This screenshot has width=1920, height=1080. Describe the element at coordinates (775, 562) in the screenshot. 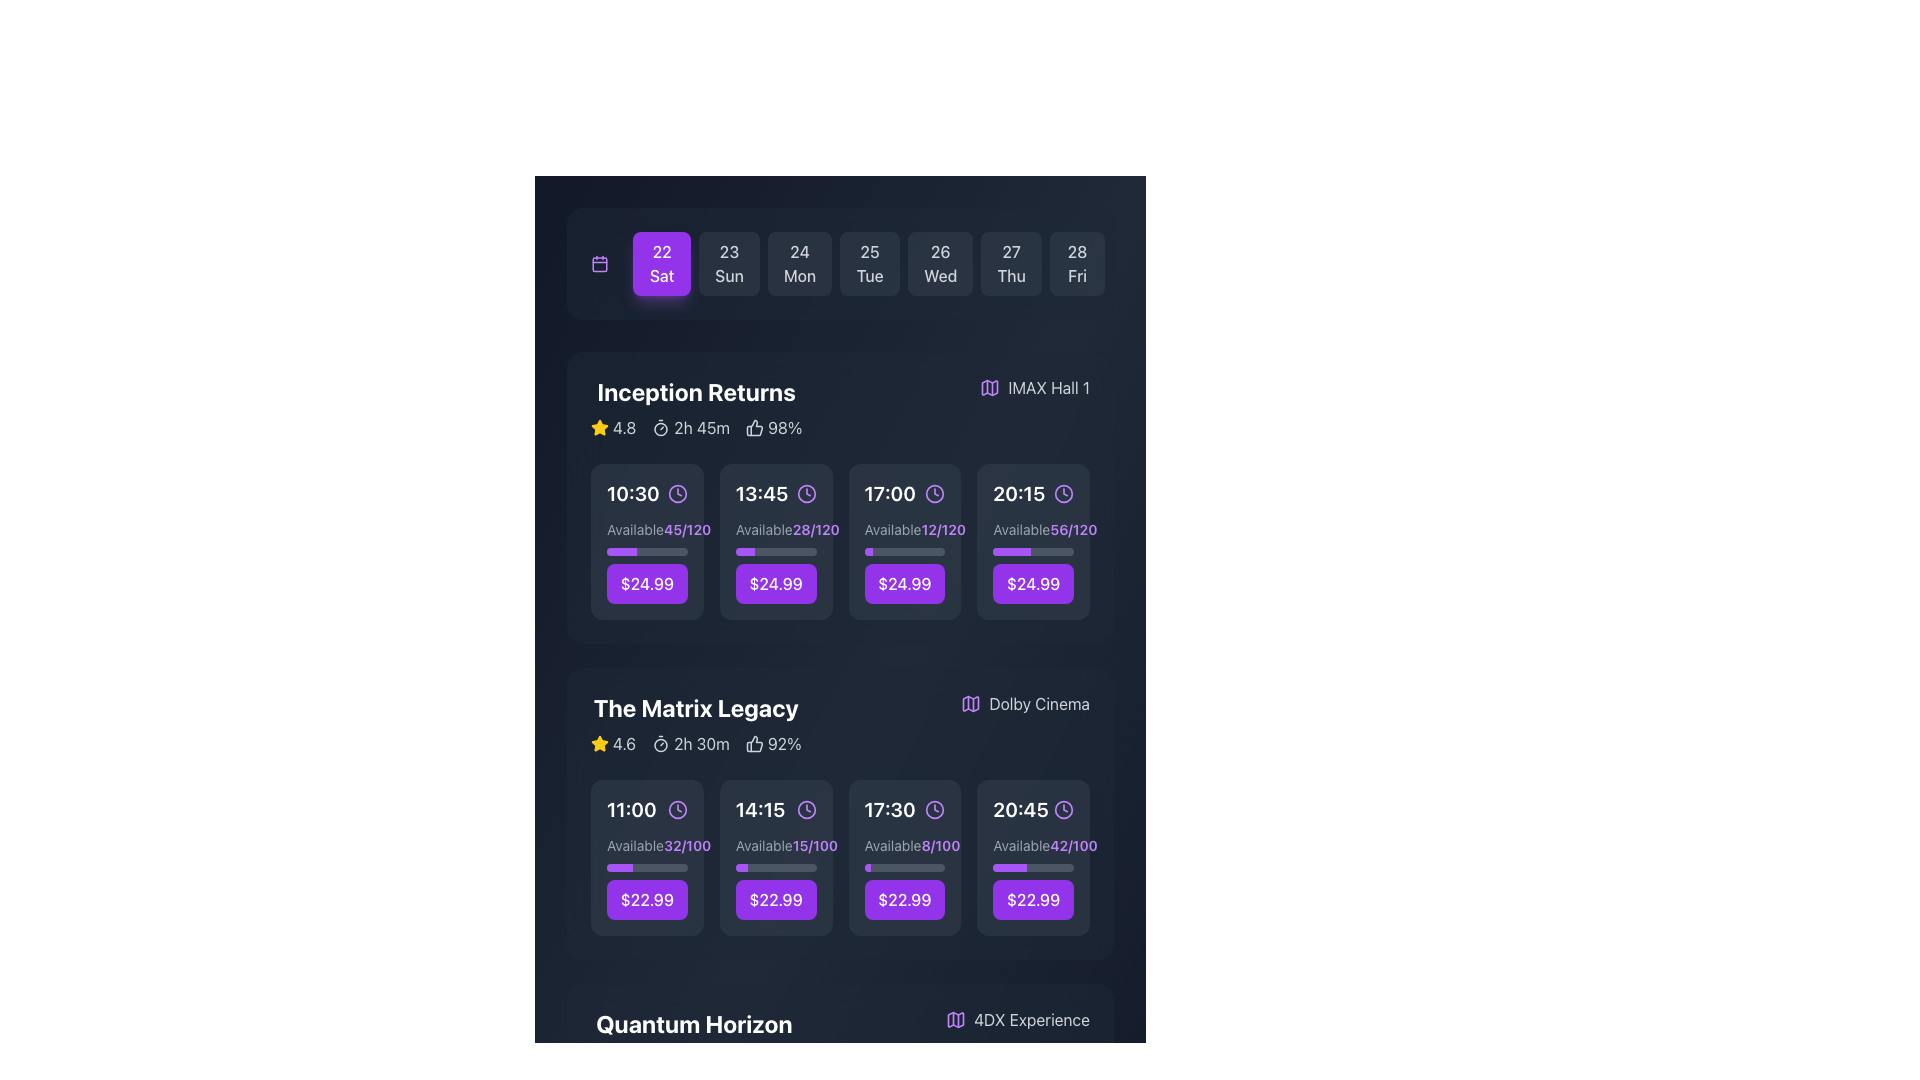

I see `the rectangular button displaying '$24.99' in bold white font on a purple background, located beneath the progress bar for the '13:45' screening` at that location.